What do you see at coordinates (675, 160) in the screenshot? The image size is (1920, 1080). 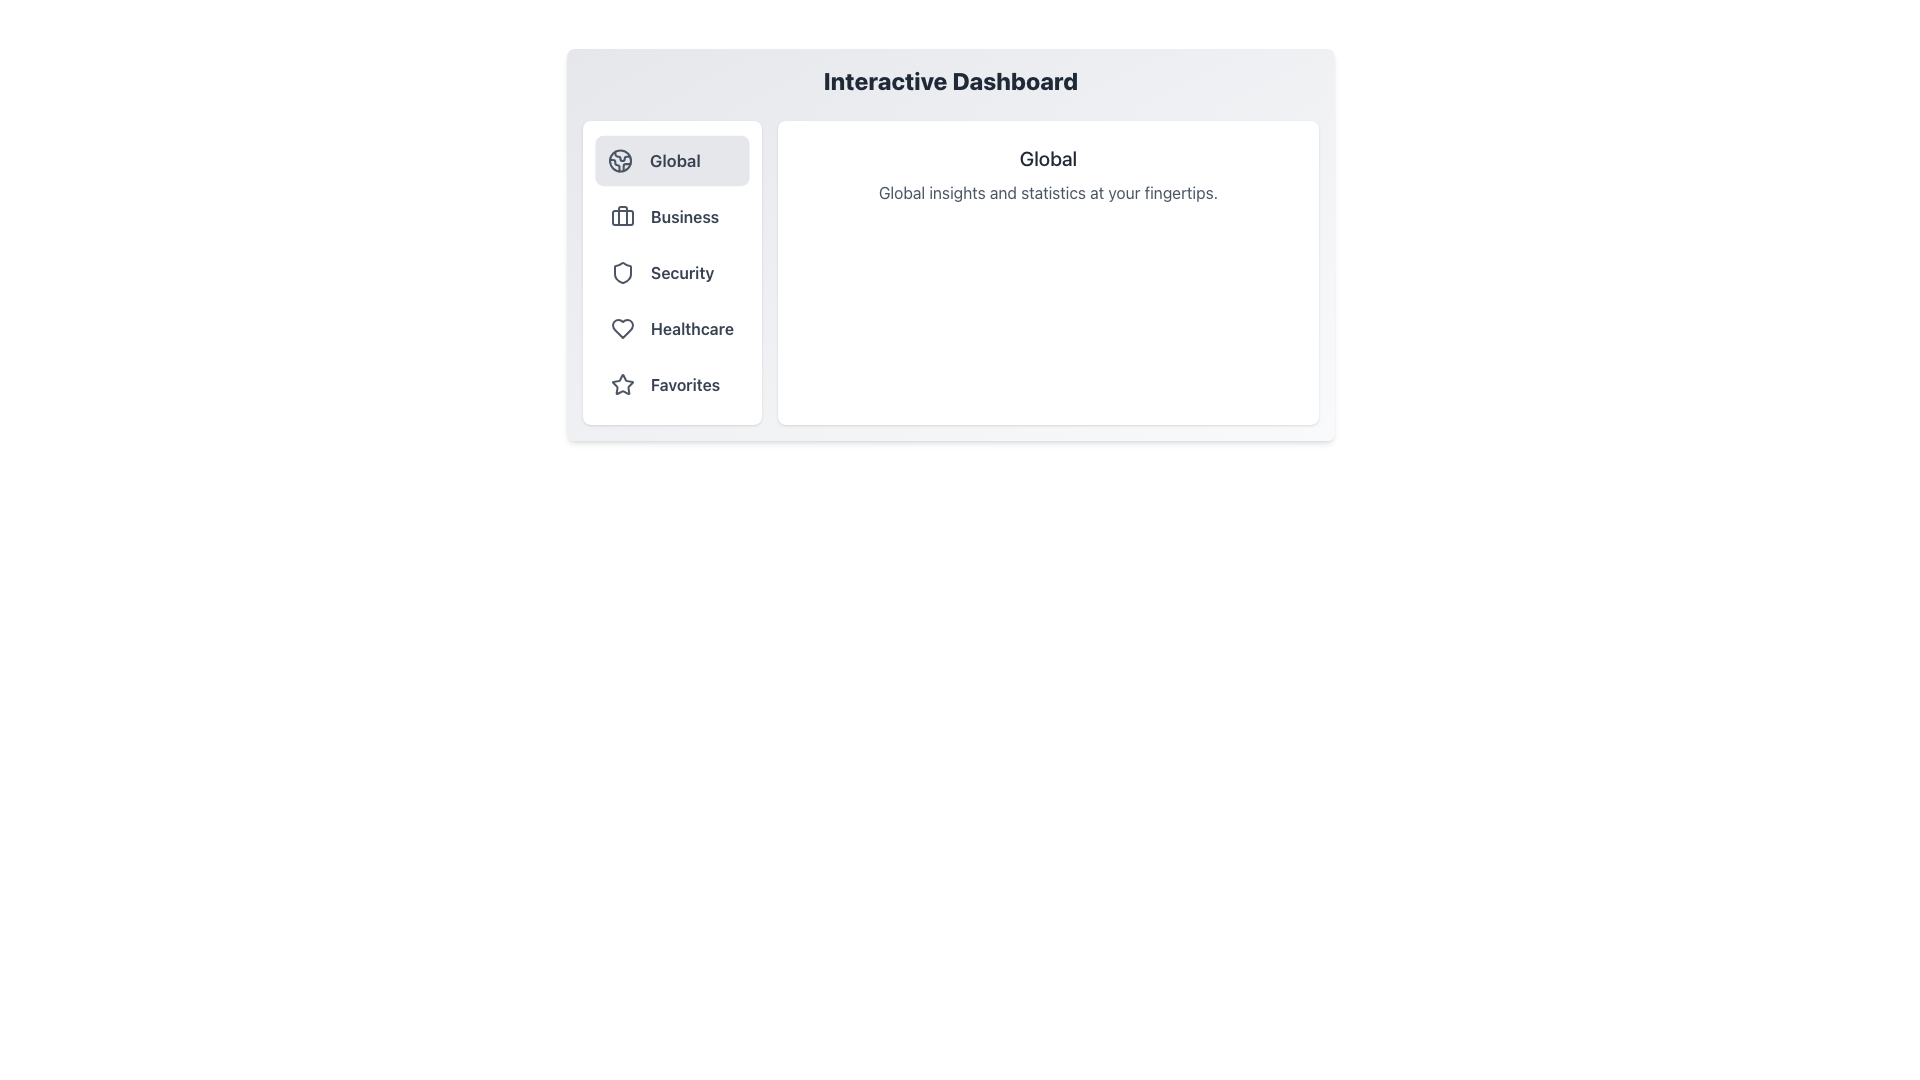 I see `text 'Global' displayed in bold gray font next to the globe icon in the topmost item of the navigation menu` at bounding box center [675, 160].